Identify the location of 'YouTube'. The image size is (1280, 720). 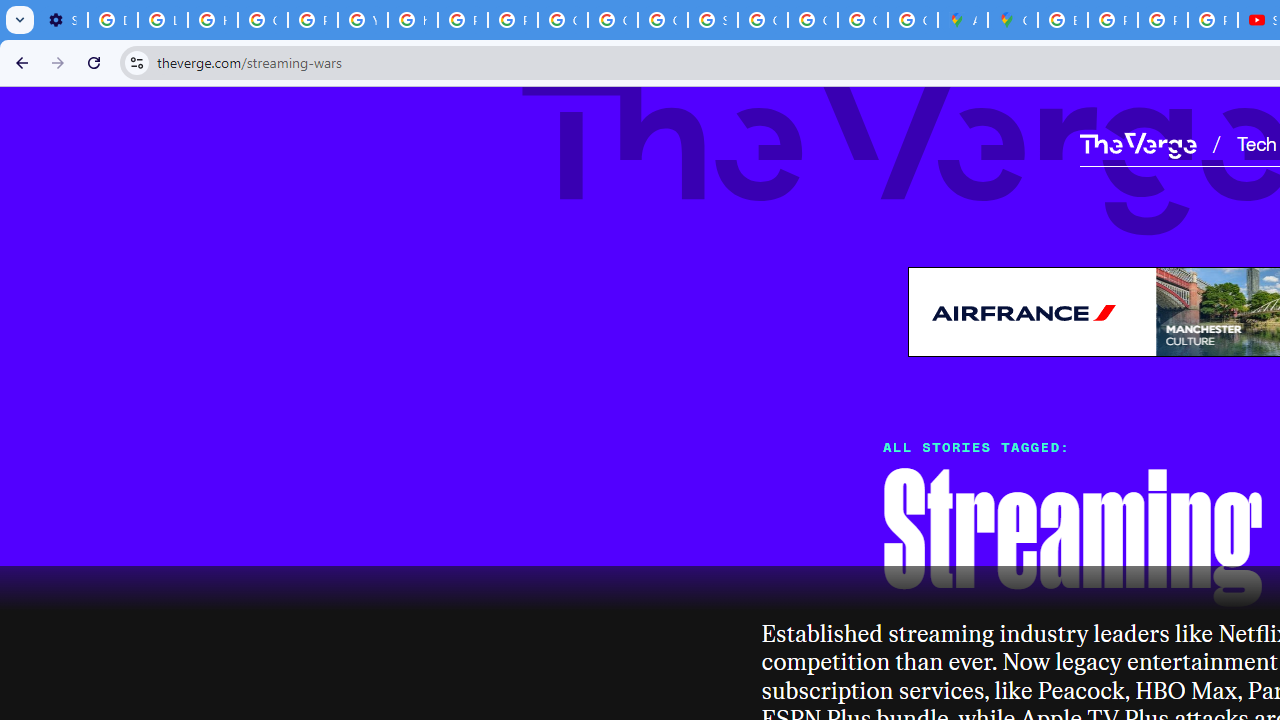
(362, 20).